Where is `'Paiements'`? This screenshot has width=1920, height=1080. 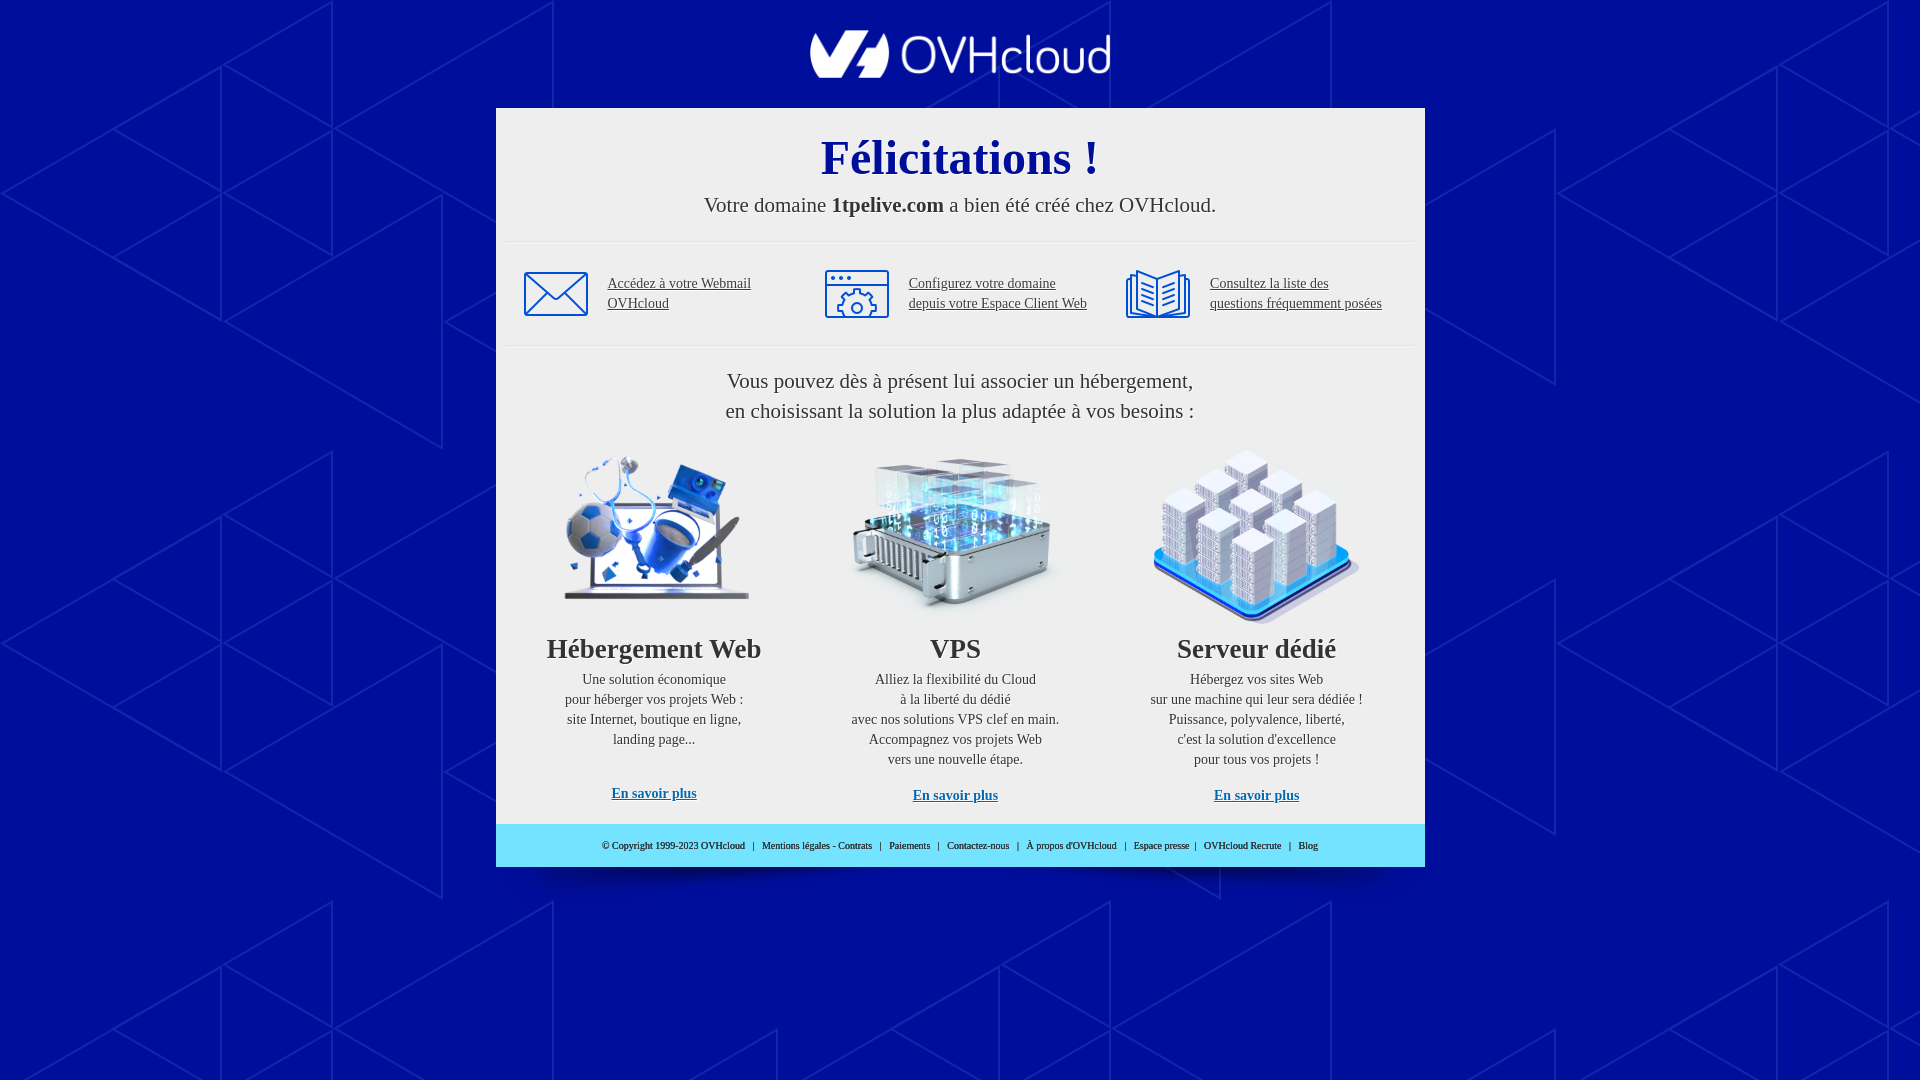
'Paiements' is located at coordinates (908, 845).